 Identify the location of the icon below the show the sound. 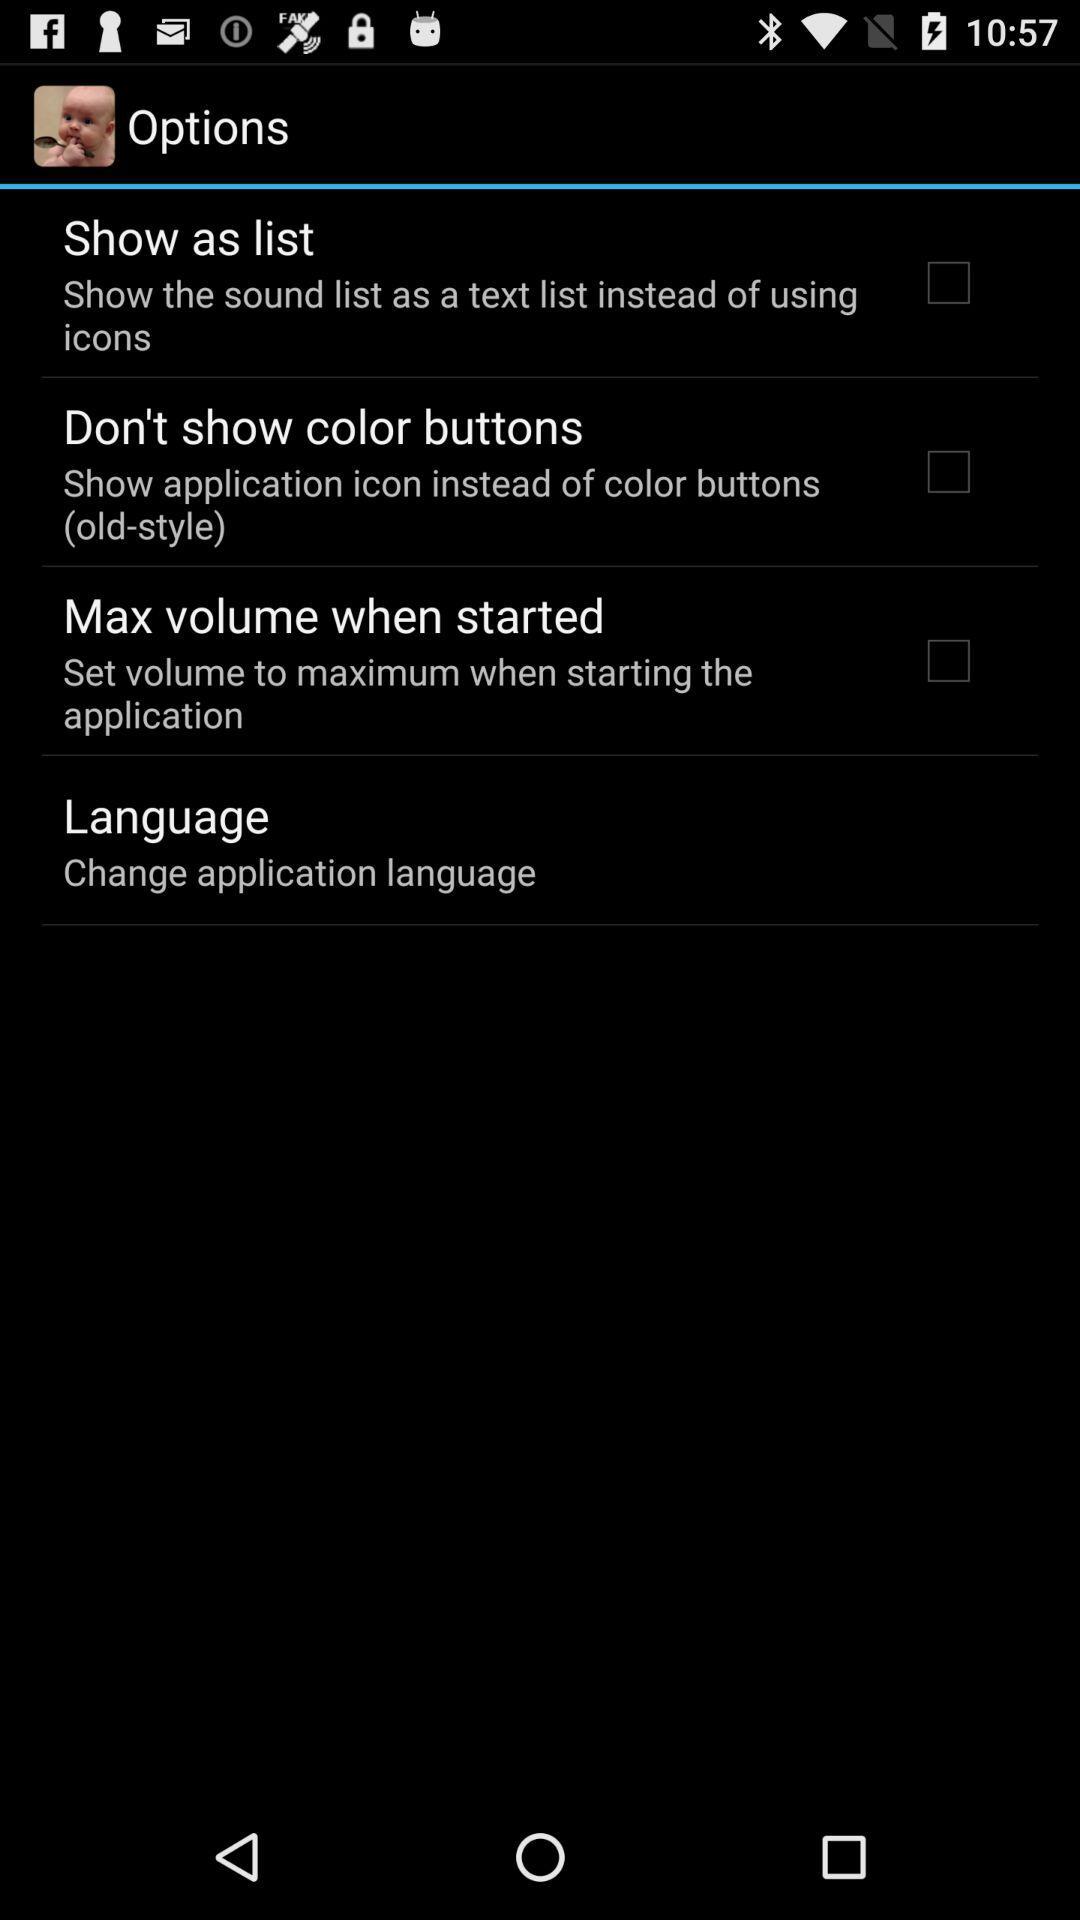
(322, 424).